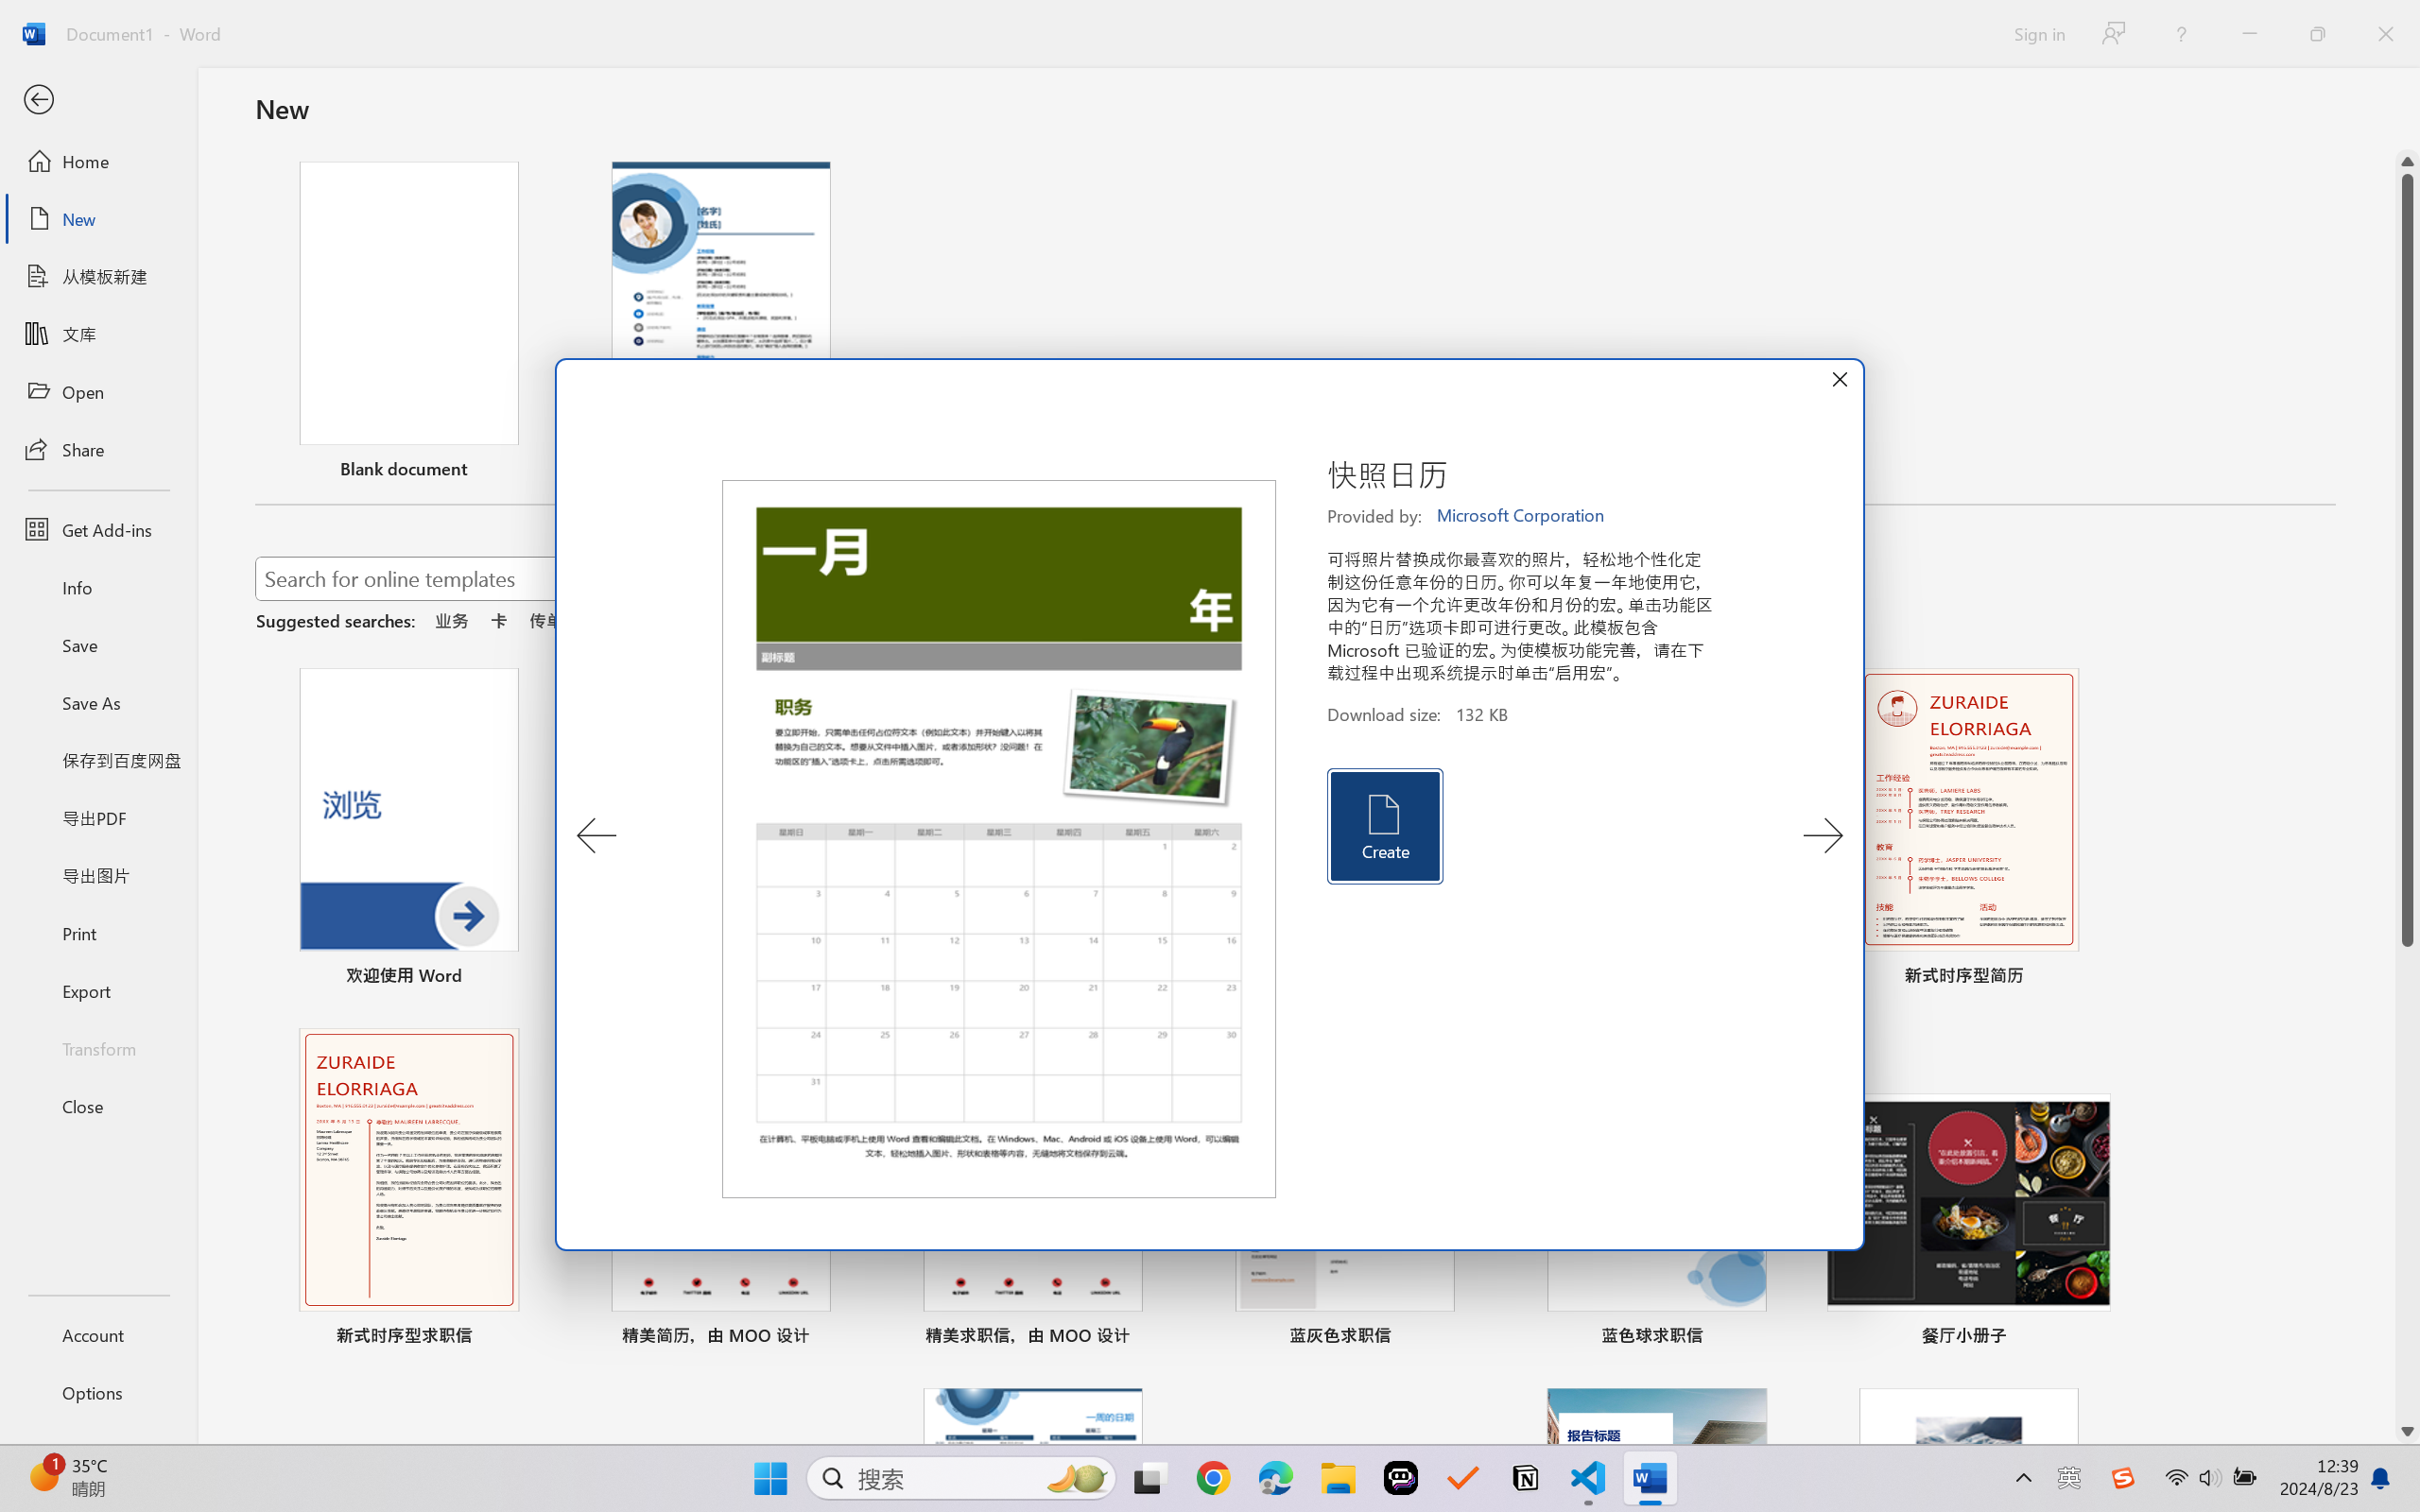  Describe the element at coordinates (97, 217) in the screenshot. I see `'New'` at that location.